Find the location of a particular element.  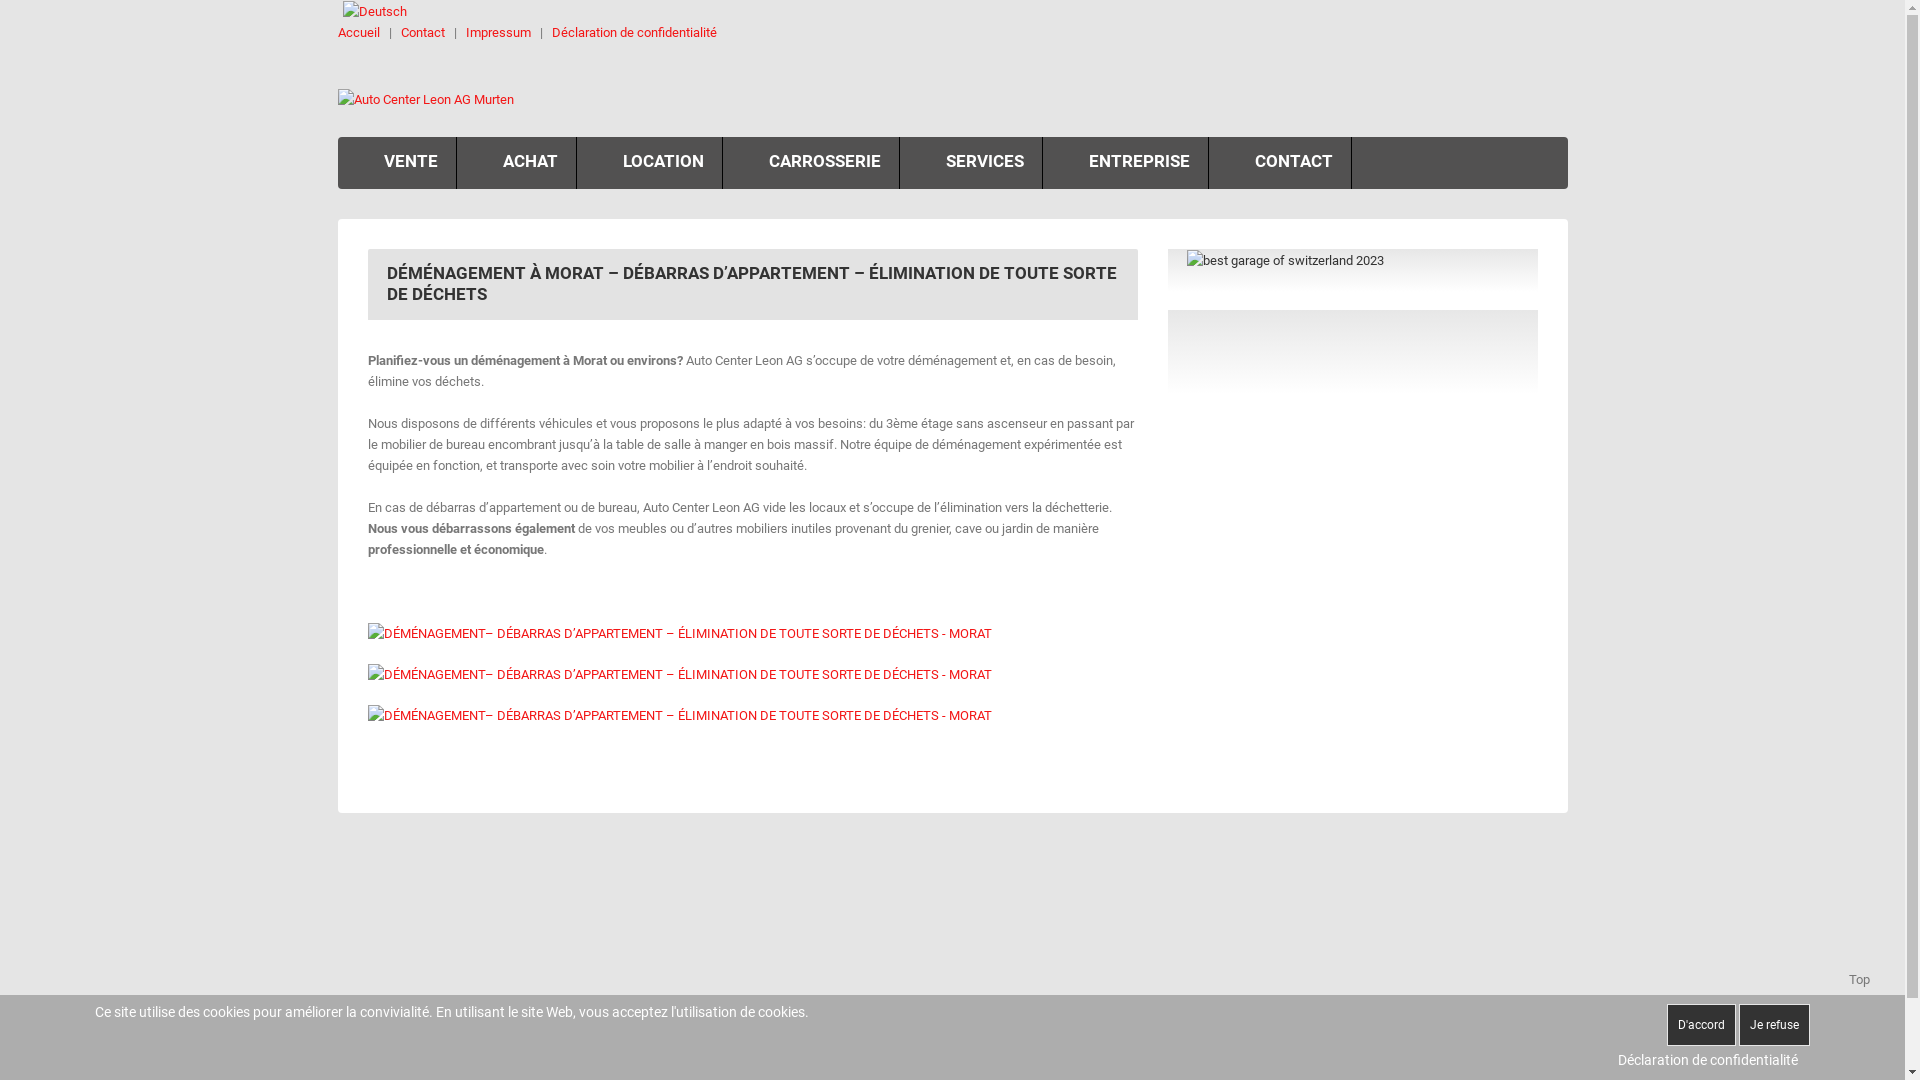

'info@autoleon.ch' is located at coordinates (1218, 1030).